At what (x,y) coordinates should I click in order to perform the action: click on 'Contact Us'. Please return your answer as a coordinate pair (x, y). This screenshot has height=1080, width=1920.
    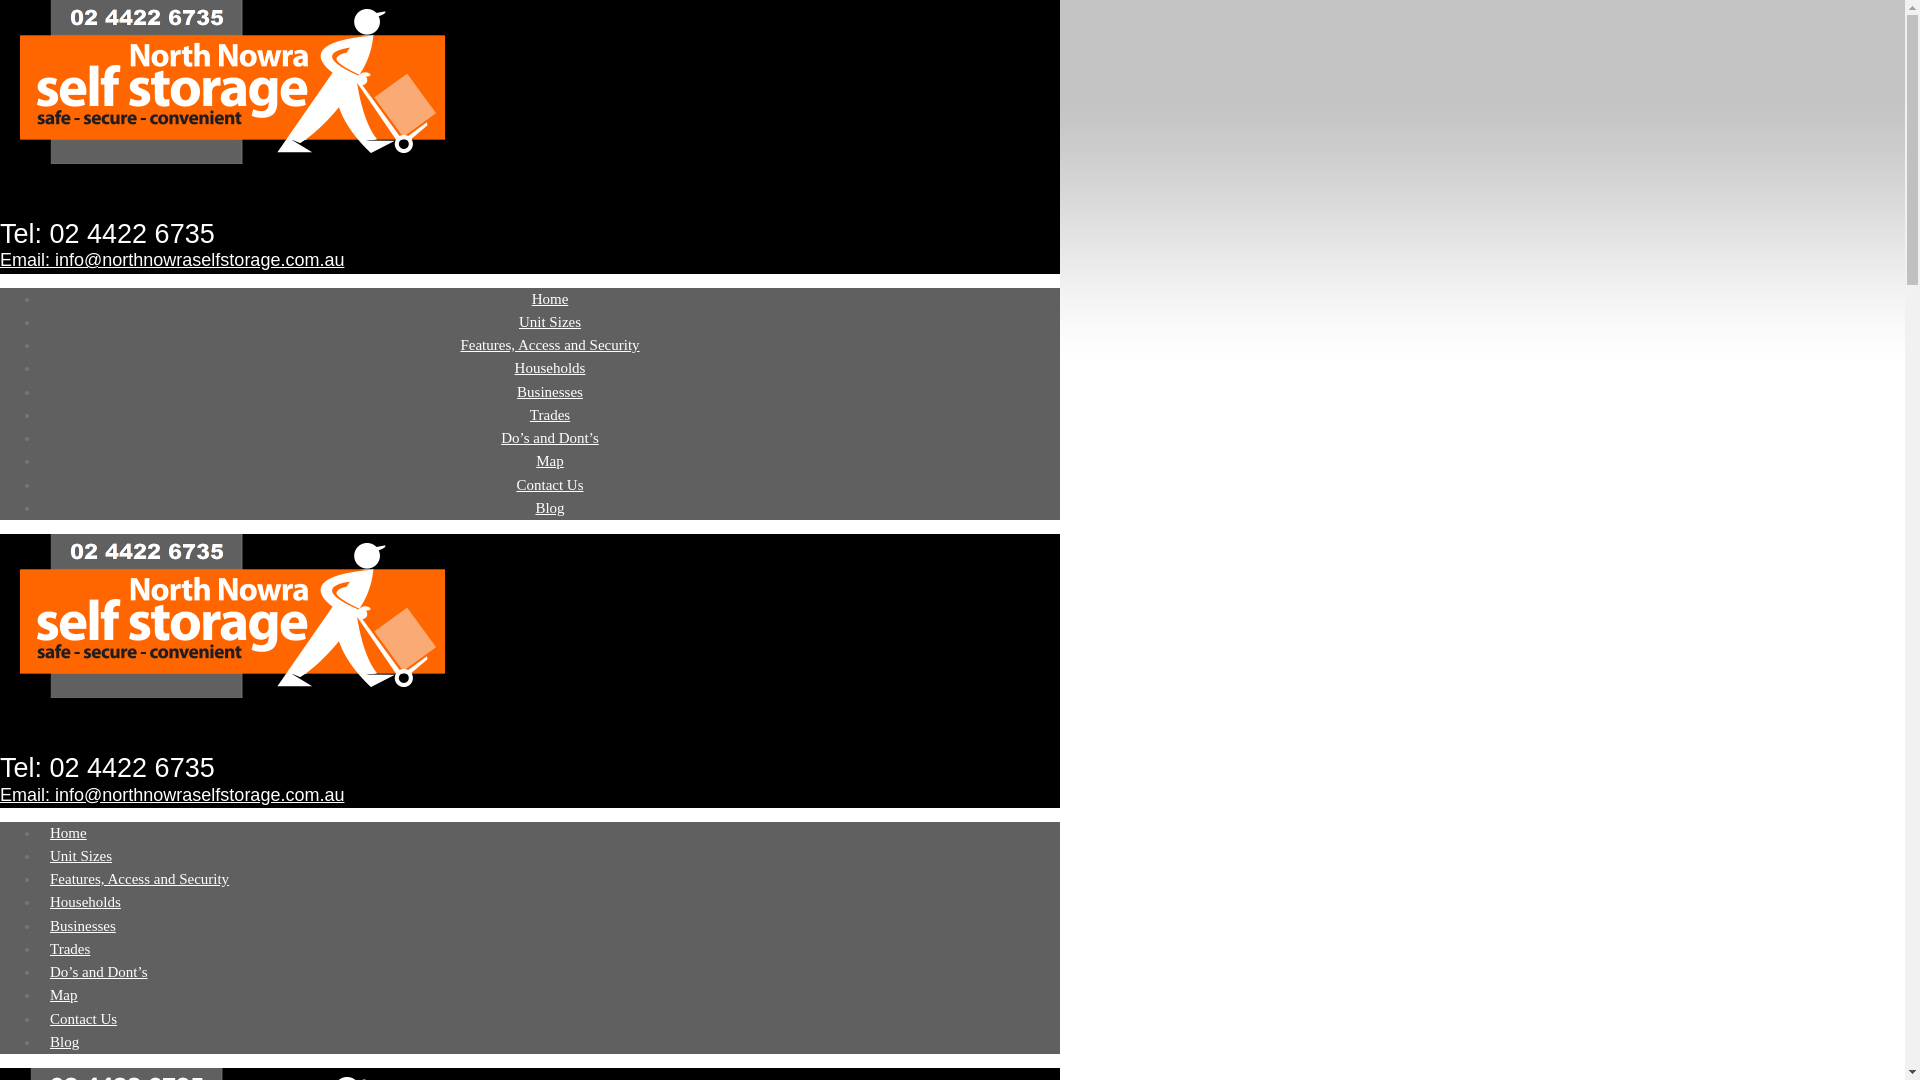
    Looking at the image, I should click on (82, 1018).